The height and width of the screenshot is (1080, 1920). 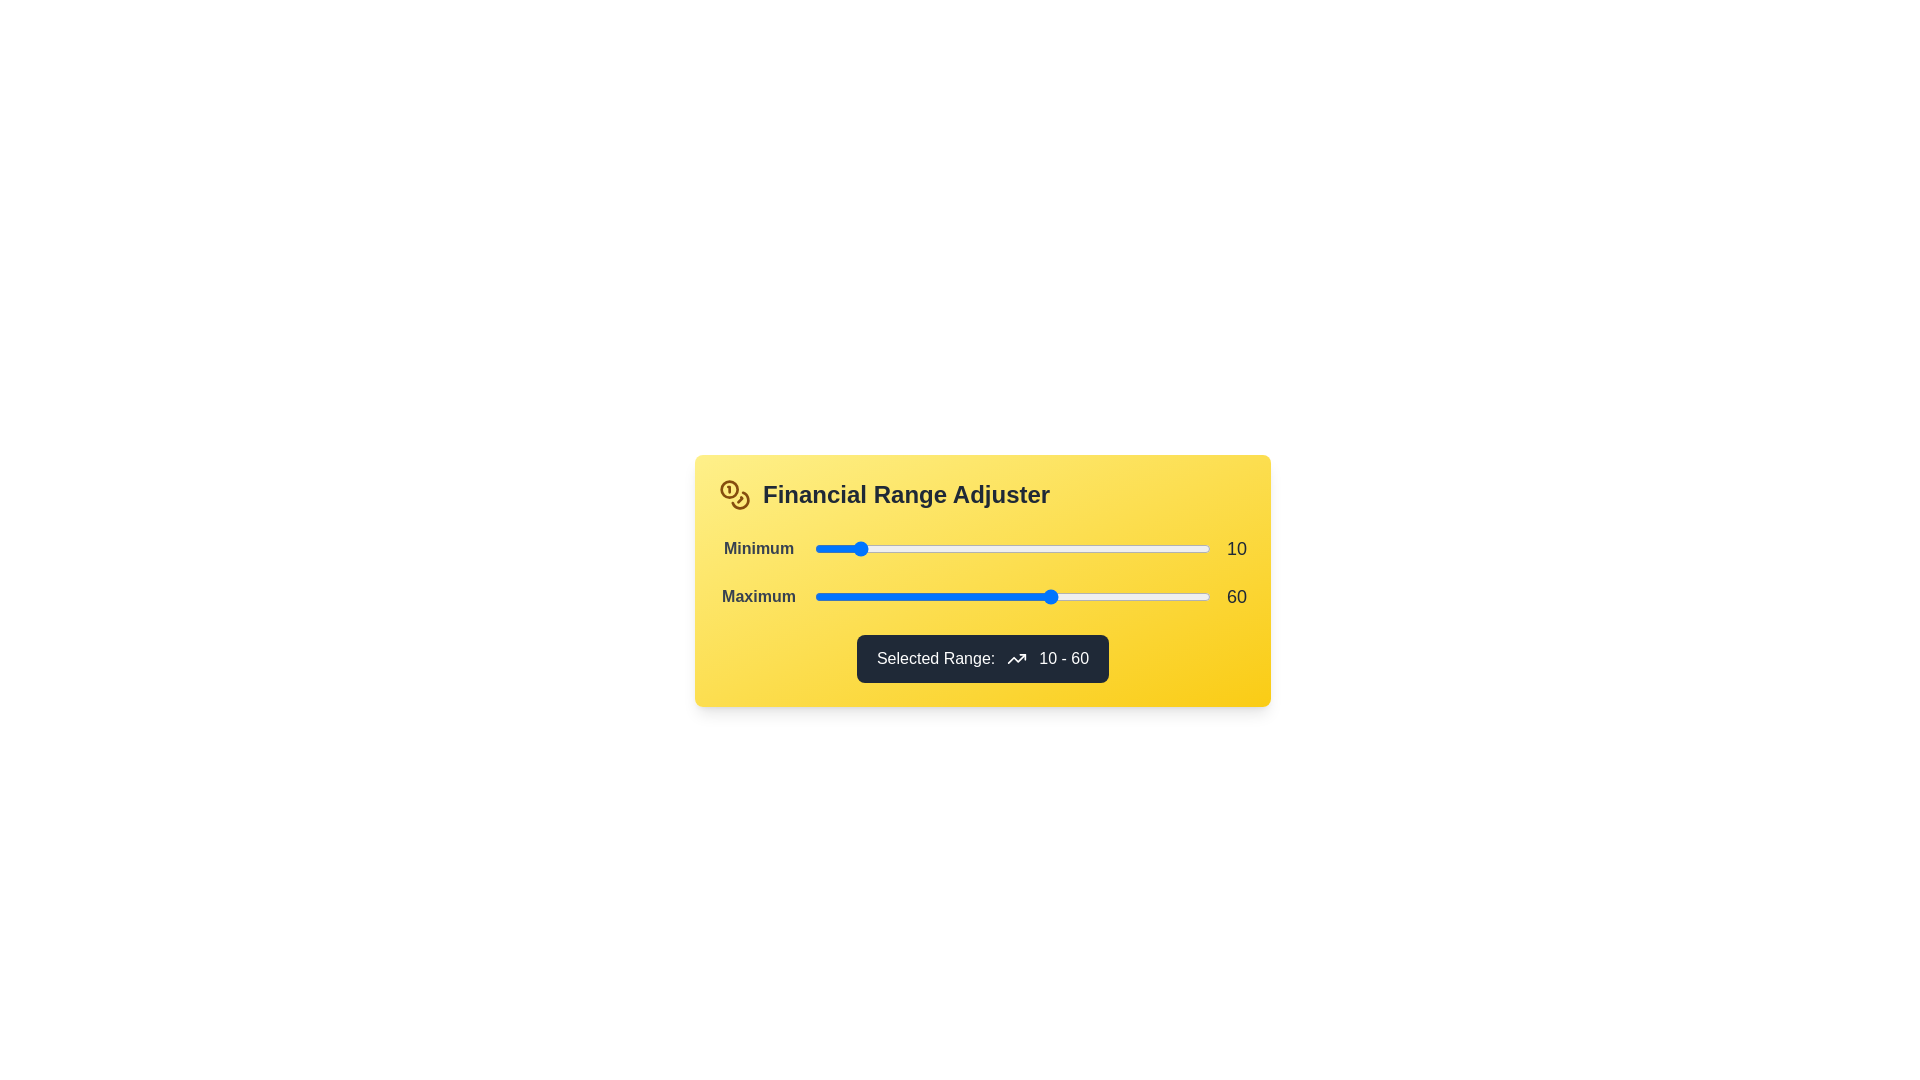 I want to click on the 'Maximum' range slider to 21, so click(x=896, y=596).